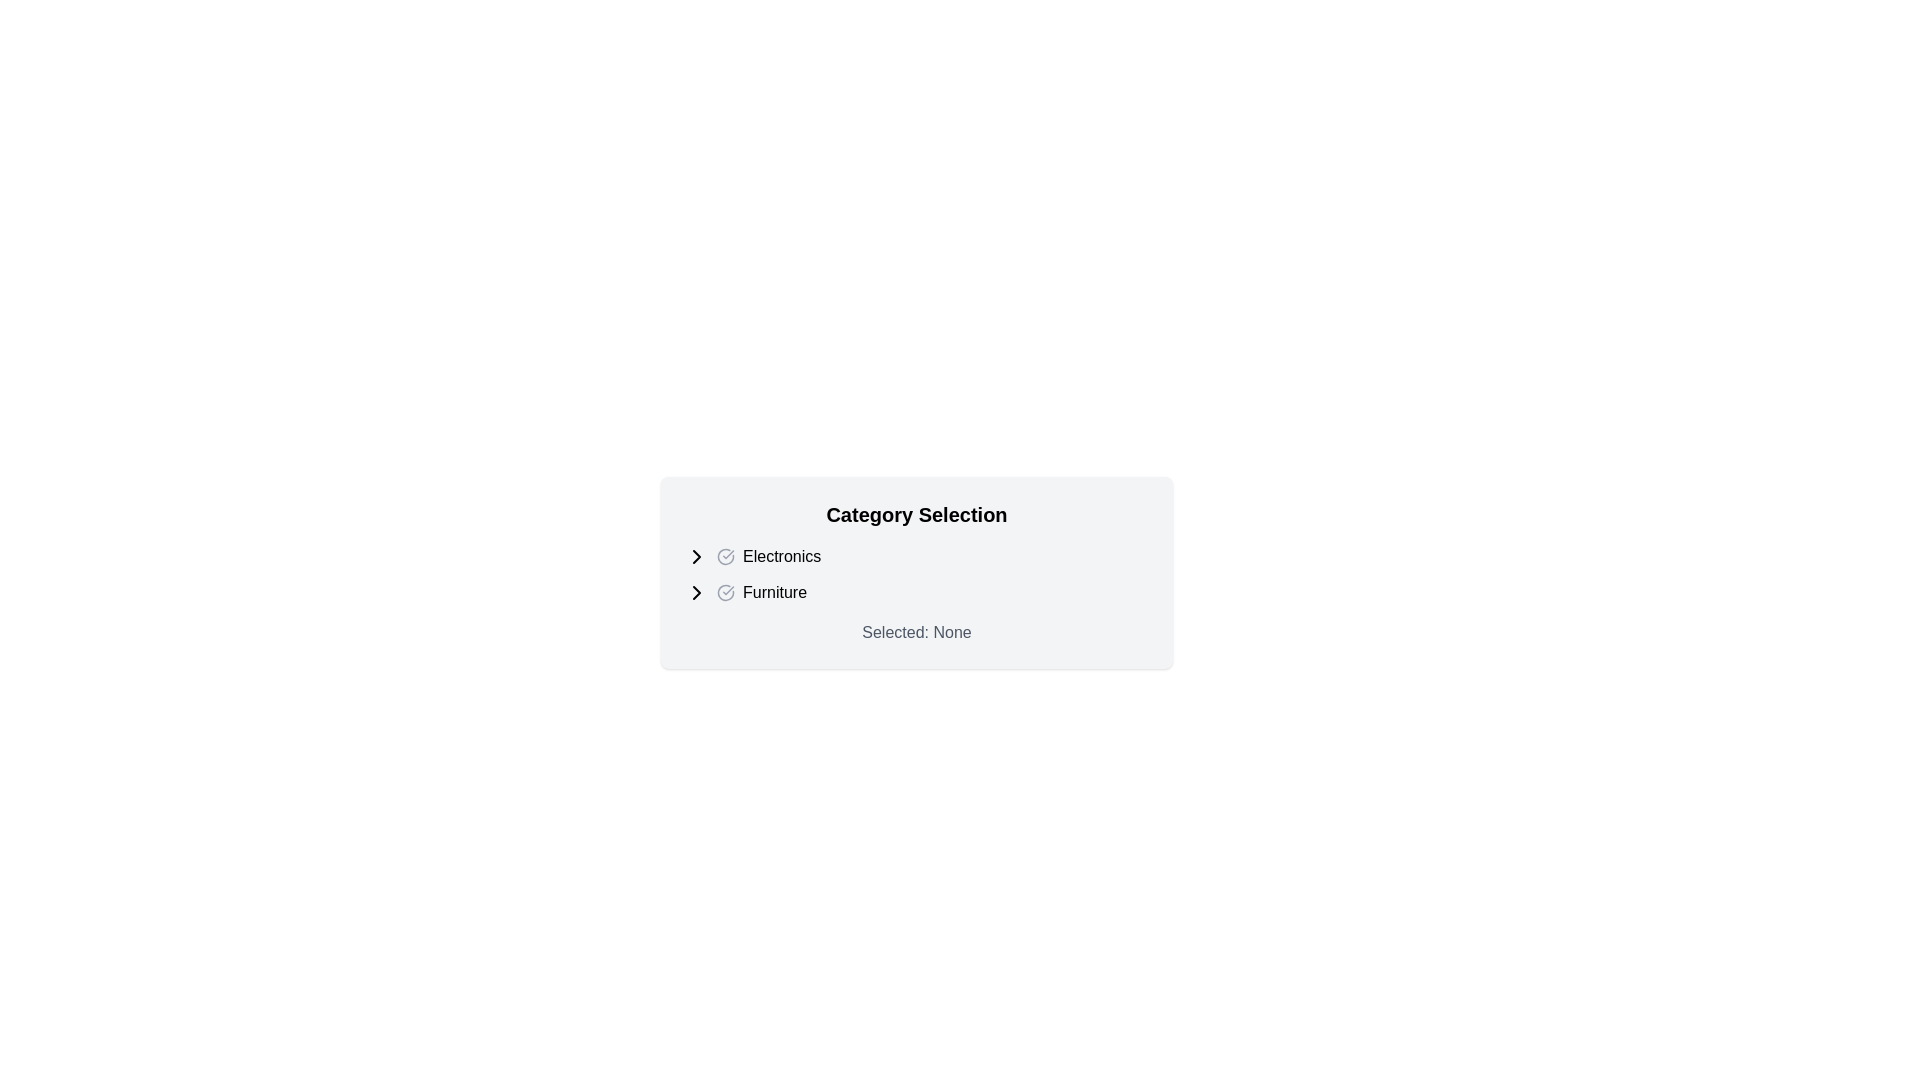 This screenshot has height=1080, width=1920. What do you see at coordinates (915, 514) in the screenshot?
I see `the Text Label that serves as a section title for the category selection interface, positioned above the 'Electronics' and 'Furniture' labels` at bounding box center [915, 514].